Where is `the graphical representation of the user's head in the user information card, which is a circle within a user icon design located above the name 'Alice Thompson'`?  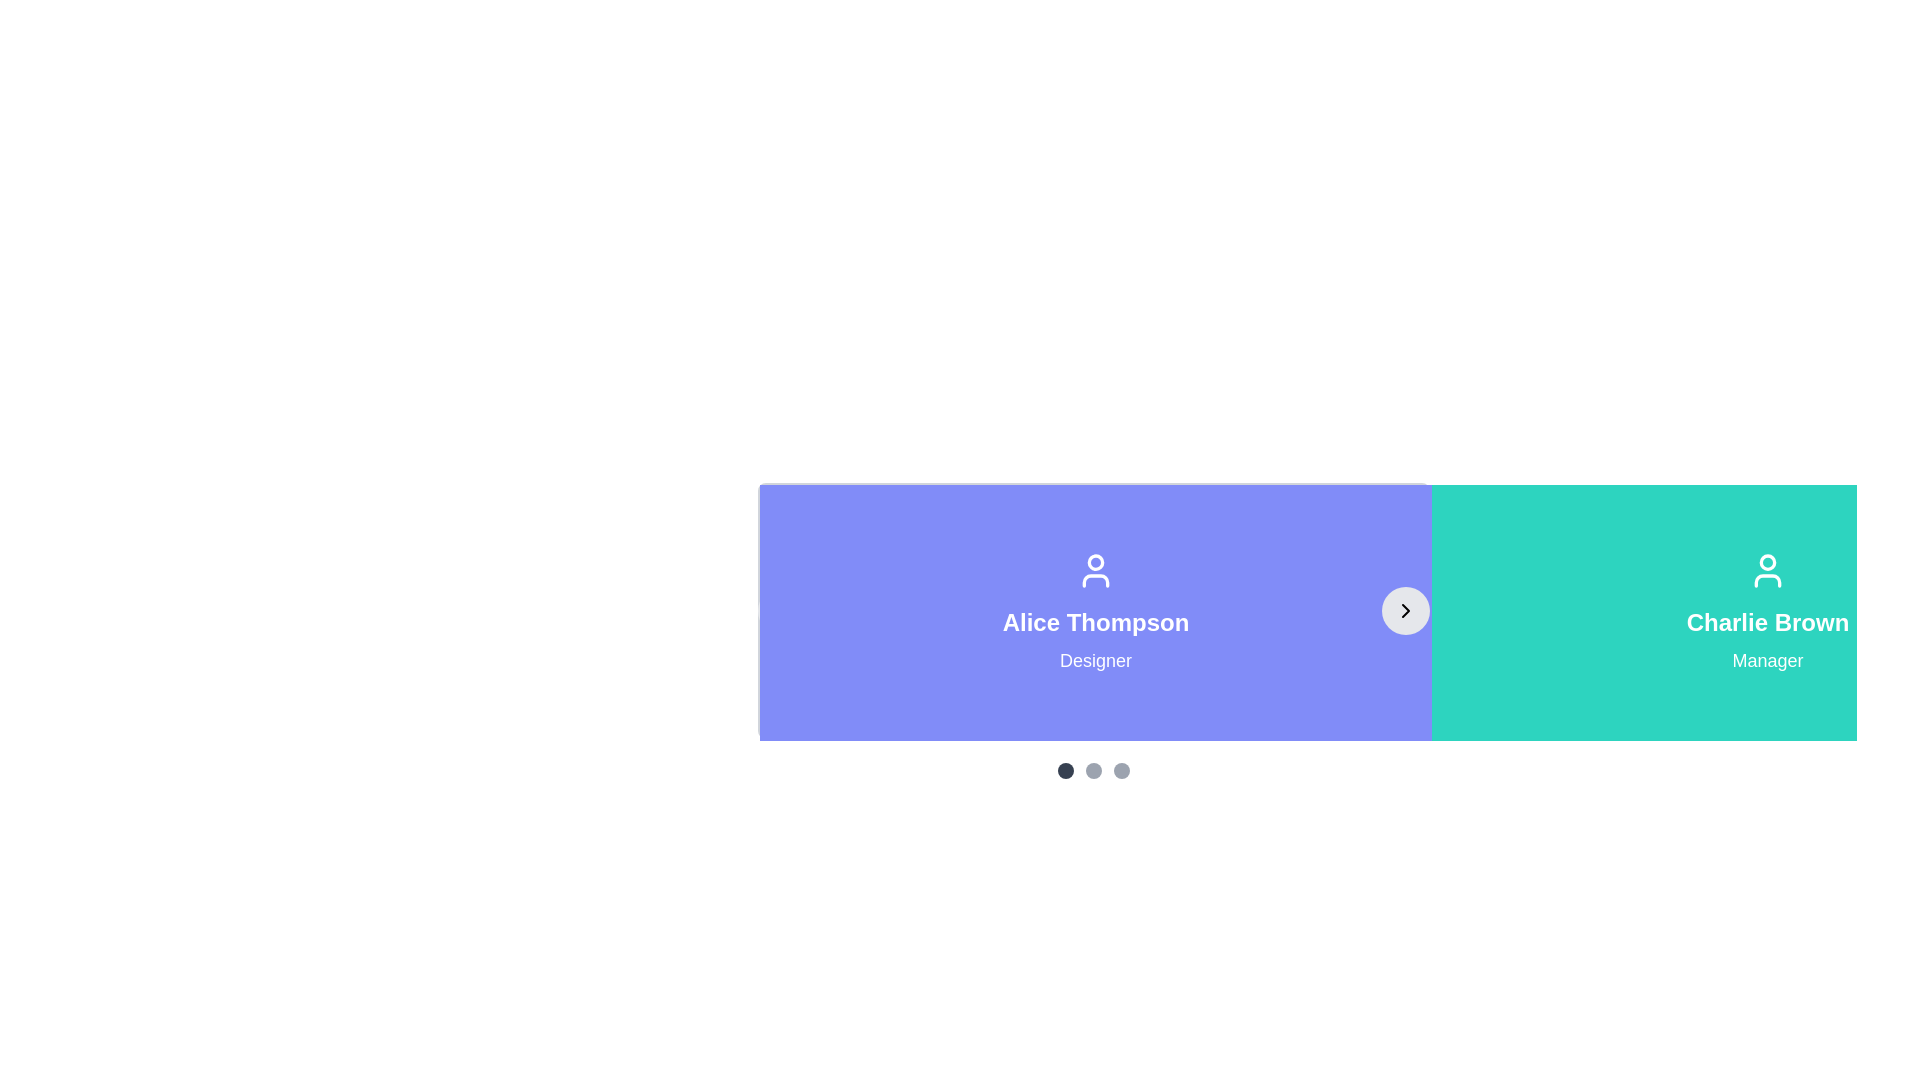 the graphical representation of the user's head in the user information card, which is a circle within a user icon design located above the name 'Alice Thompson' is located at coordinates (1094, 562).